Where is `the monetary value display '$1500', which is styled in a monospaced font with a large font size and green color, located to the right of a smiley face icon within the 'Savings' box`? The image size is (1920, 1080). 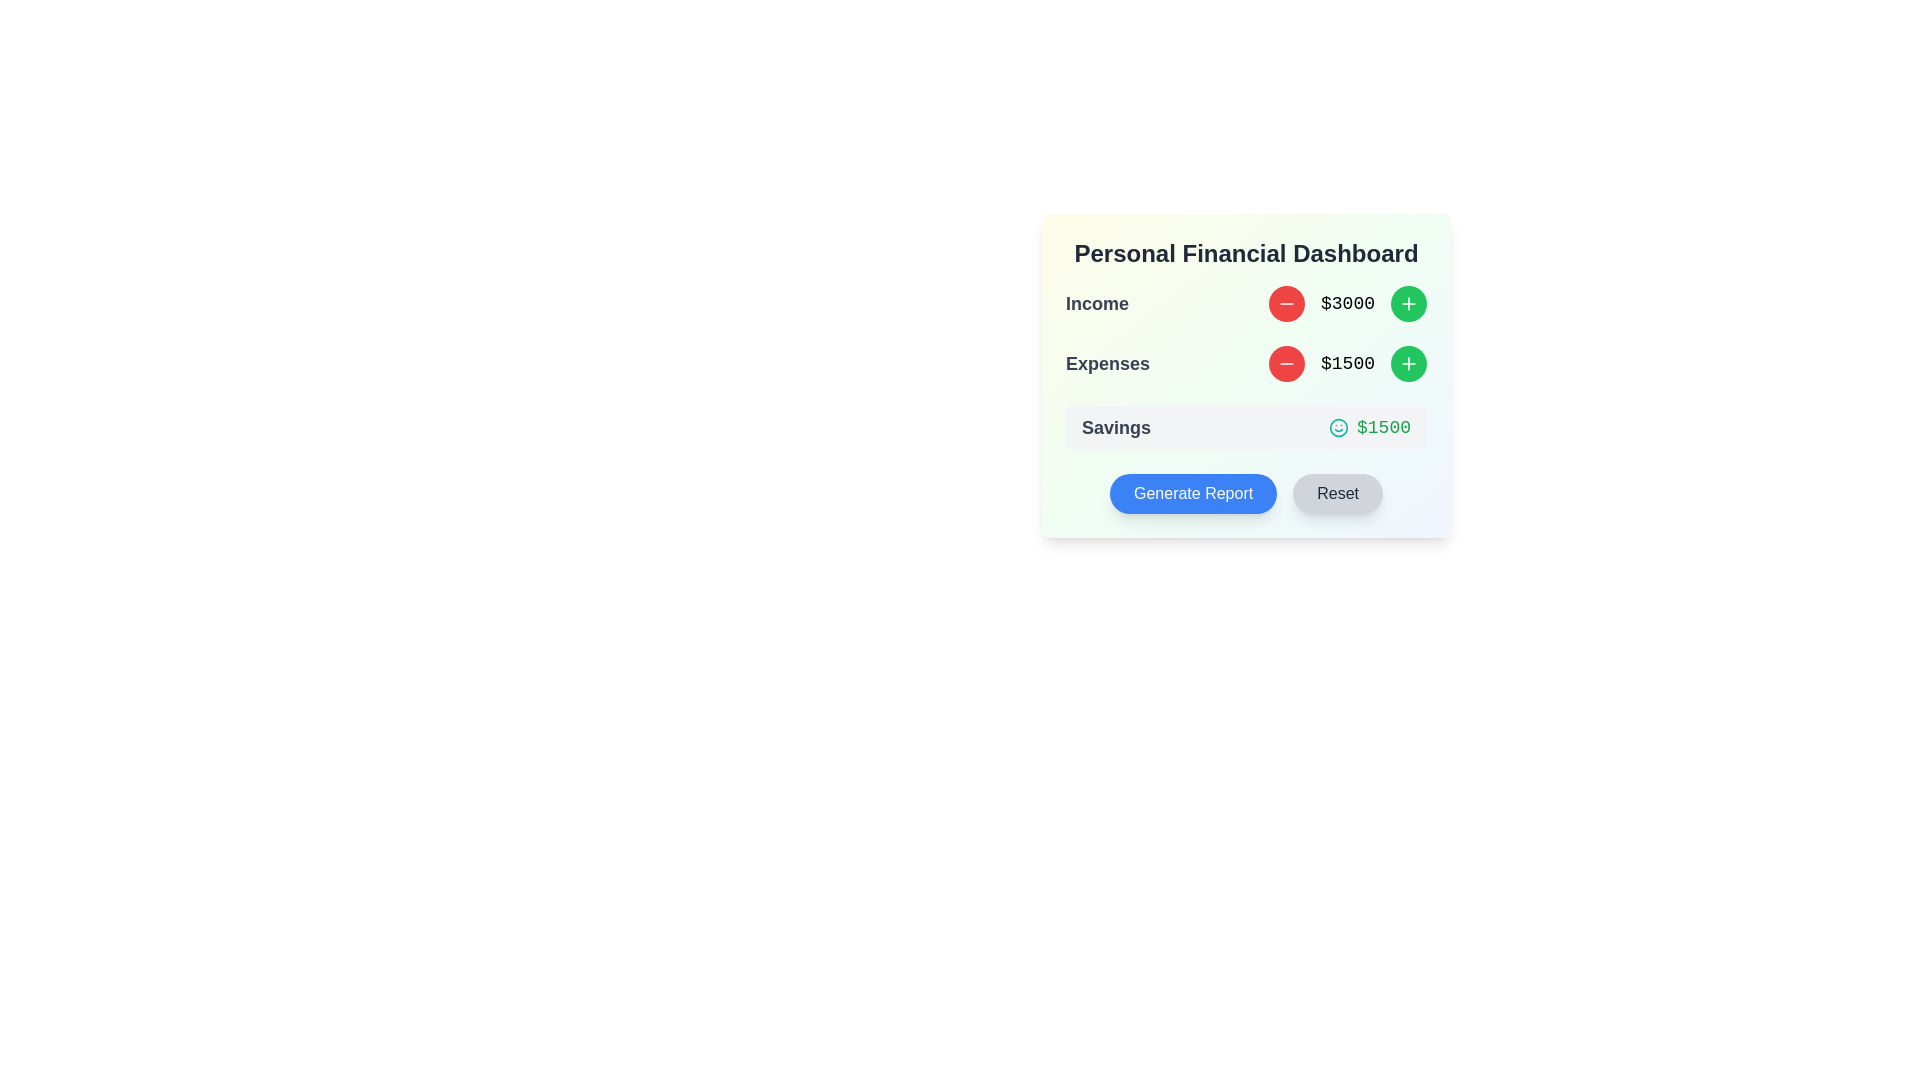 the monetary value display '$1500', which is styled in a monospaced font with a large font size and green color, located to the right of a smiley face icon within the 'Savings' box is located at coordinates (1368, 427).